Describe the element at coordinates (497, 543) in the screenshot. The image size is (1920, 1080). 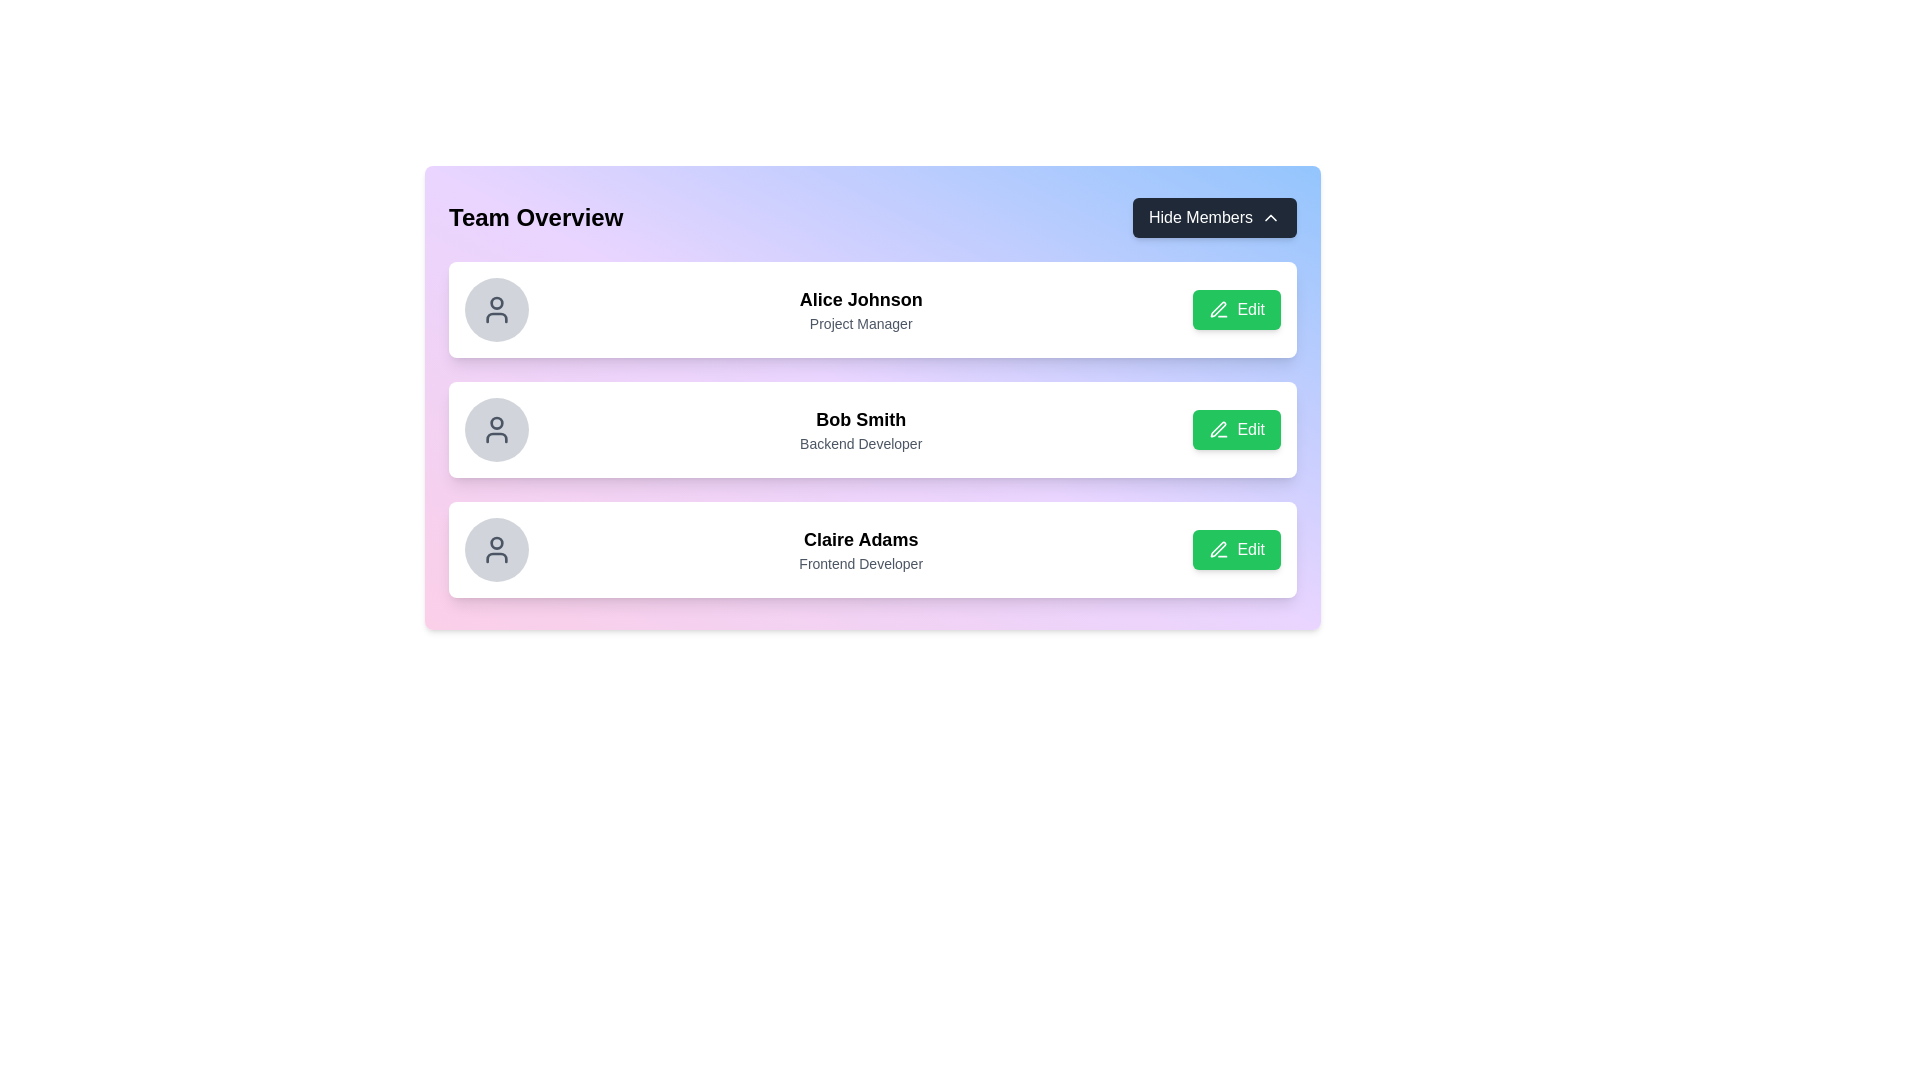
I see `the inner circular component of the profile icon associated with Claire Adams in the 'Team Overview' list, located on the left side of the third row` at that location.